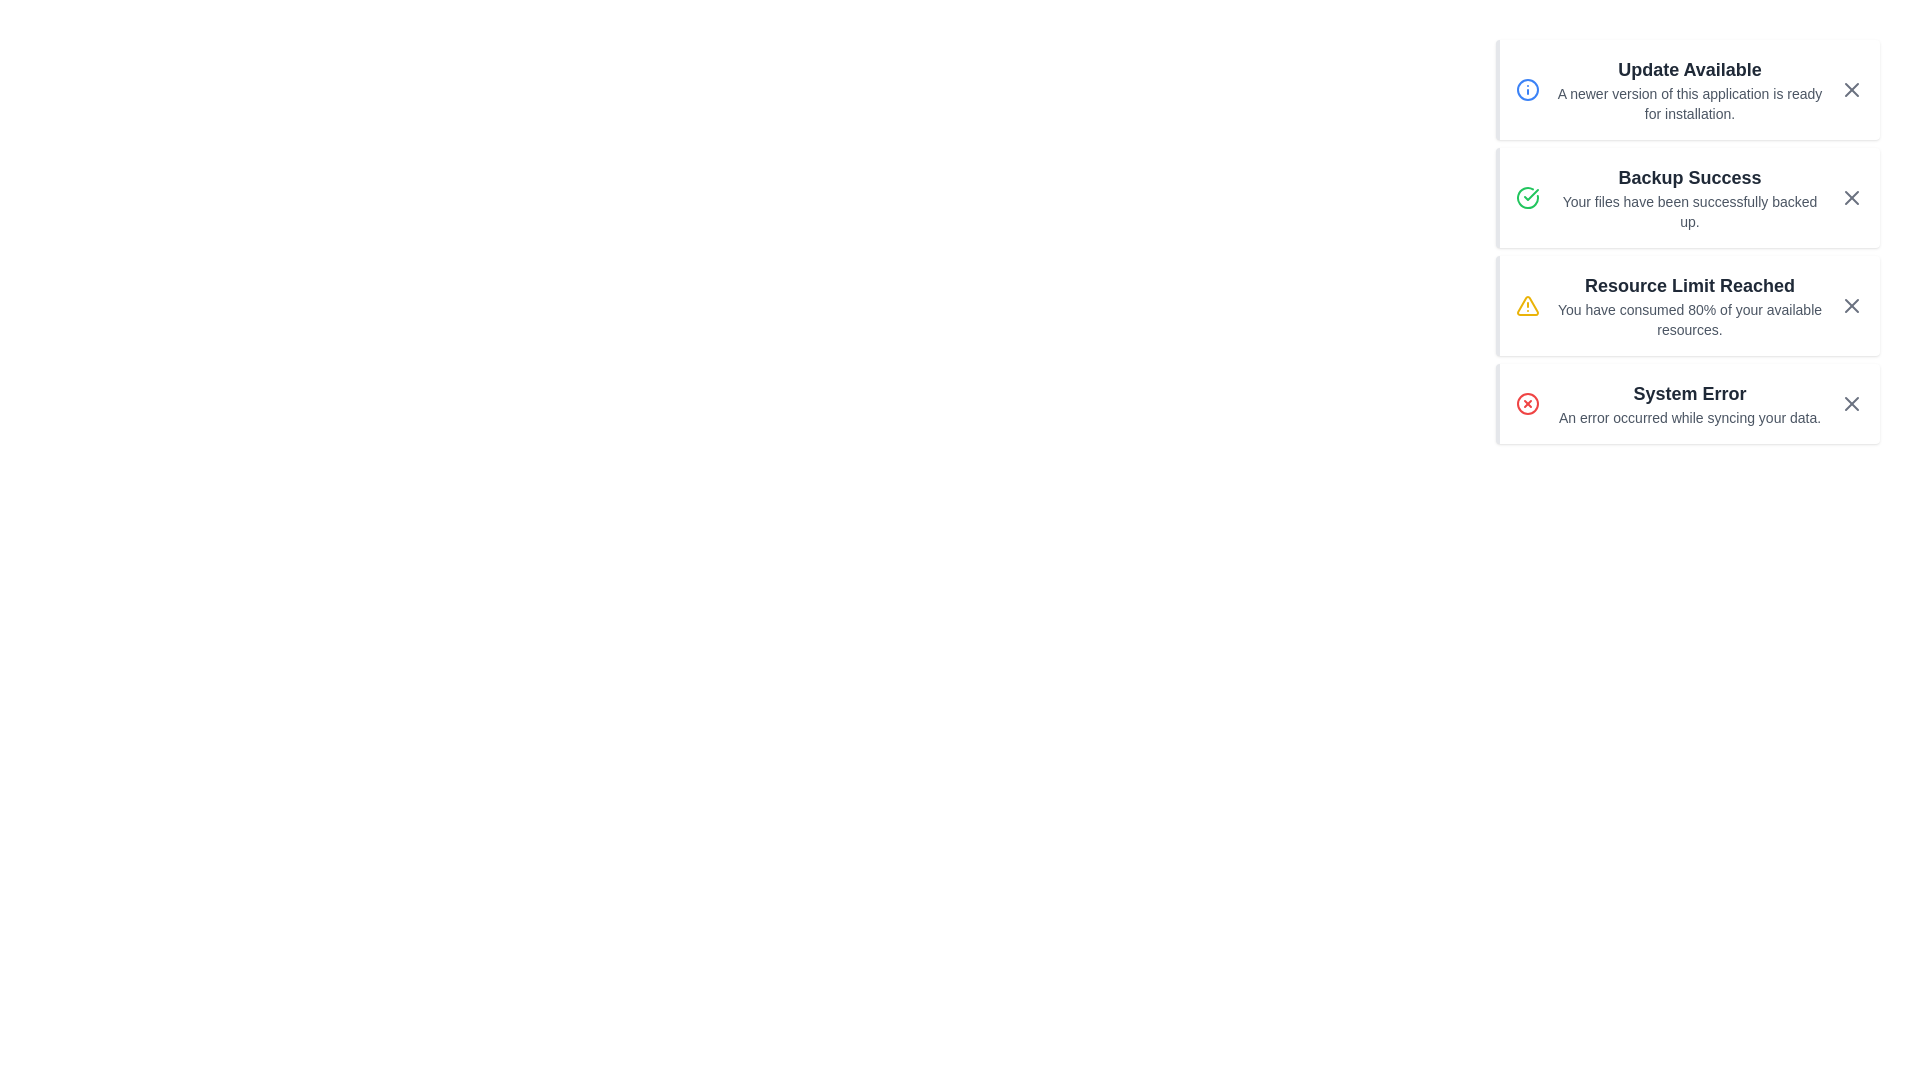  What do you see at coordinates (1526, 88) in the screenshot?
I see `the informational icon located at the left side of the 'Update Available' notification box, which serves as a visual cue for the message type` at bounding box center [1526, 88].